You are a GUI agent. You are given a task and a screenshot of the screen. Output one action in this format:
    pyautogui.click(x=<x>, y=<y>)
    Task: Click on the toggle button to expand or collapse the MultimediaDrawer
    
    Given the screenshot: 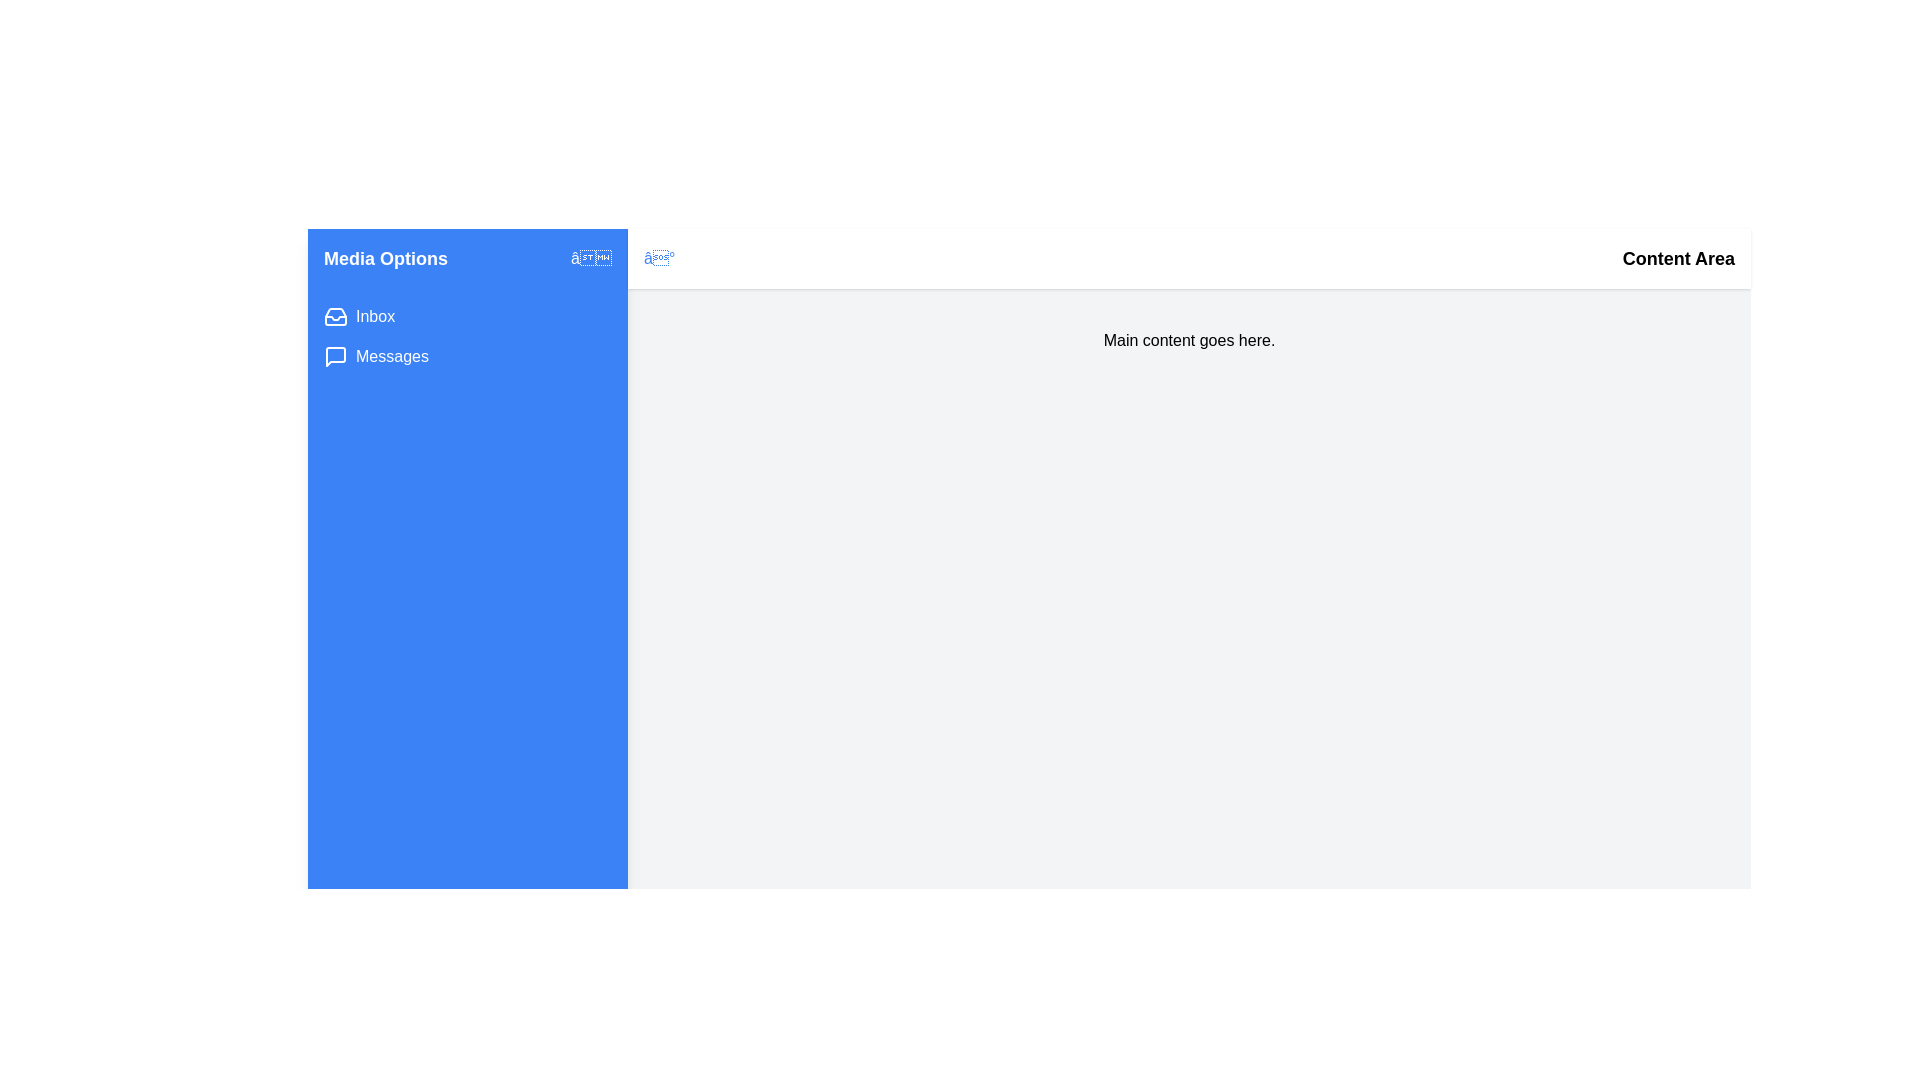 What is the action you would take?
    pyautogui.click(x=590, y=257)
    